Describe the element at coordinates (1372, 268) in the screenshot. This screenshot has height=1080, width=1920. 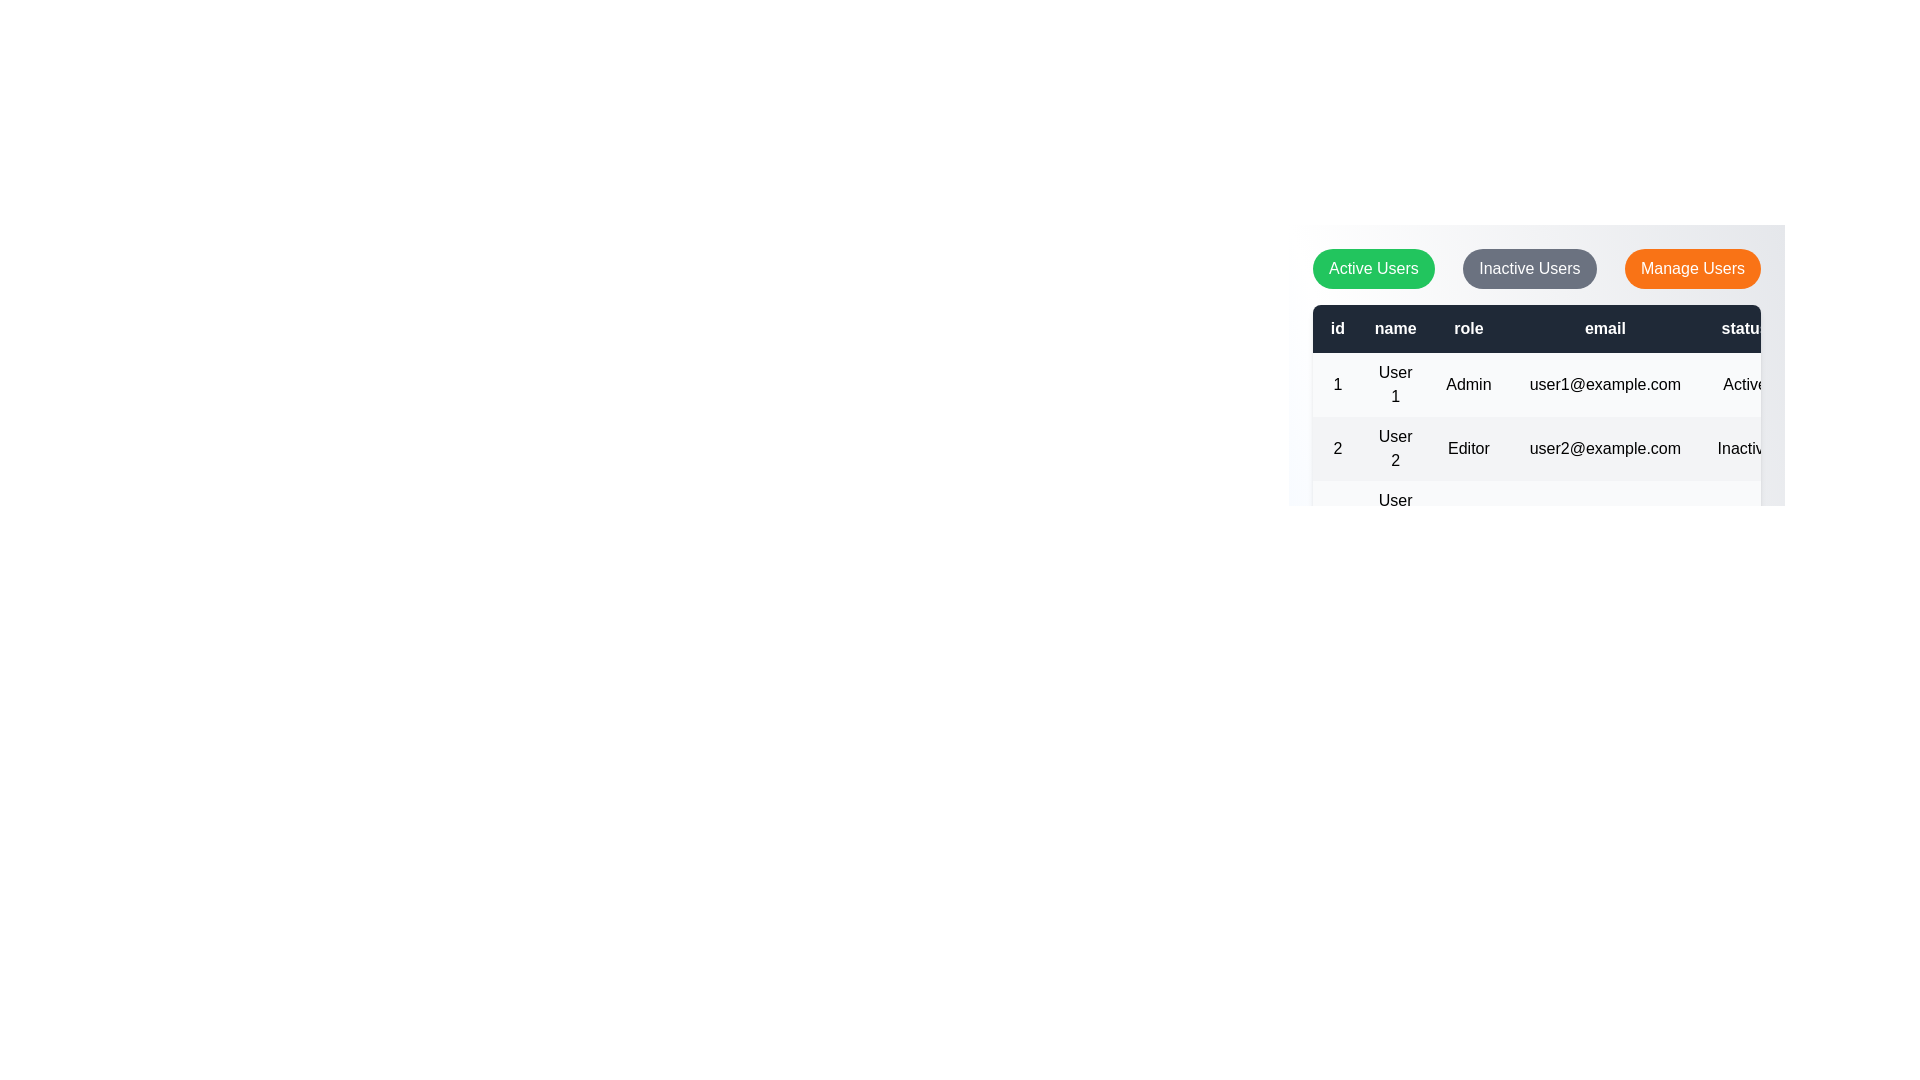
I see `the 'Active Users' button to filter the table by active users` at that location.